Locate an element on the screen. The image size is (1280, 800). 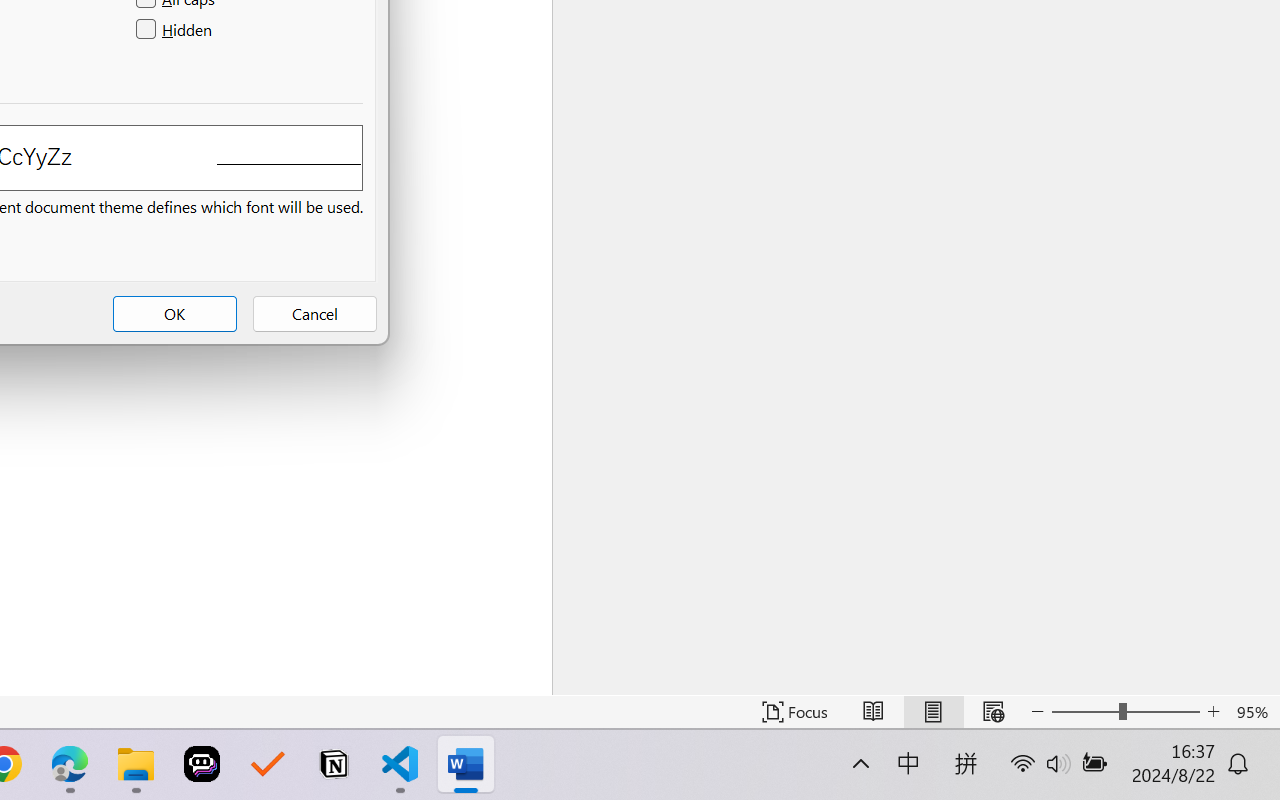
'Poe' is located at coordinates (202, 764).